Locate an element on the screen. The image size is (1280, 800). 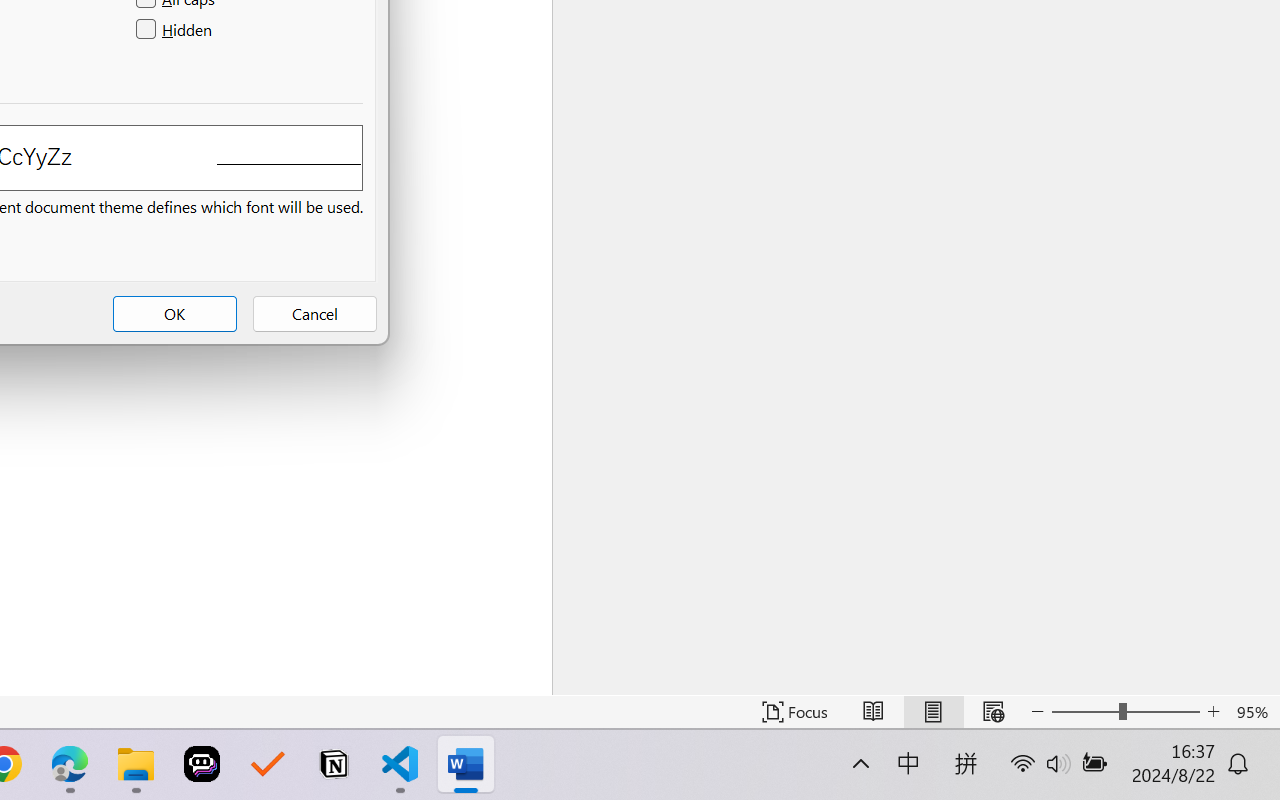
'Poe' is located at coordinates (202, 764).